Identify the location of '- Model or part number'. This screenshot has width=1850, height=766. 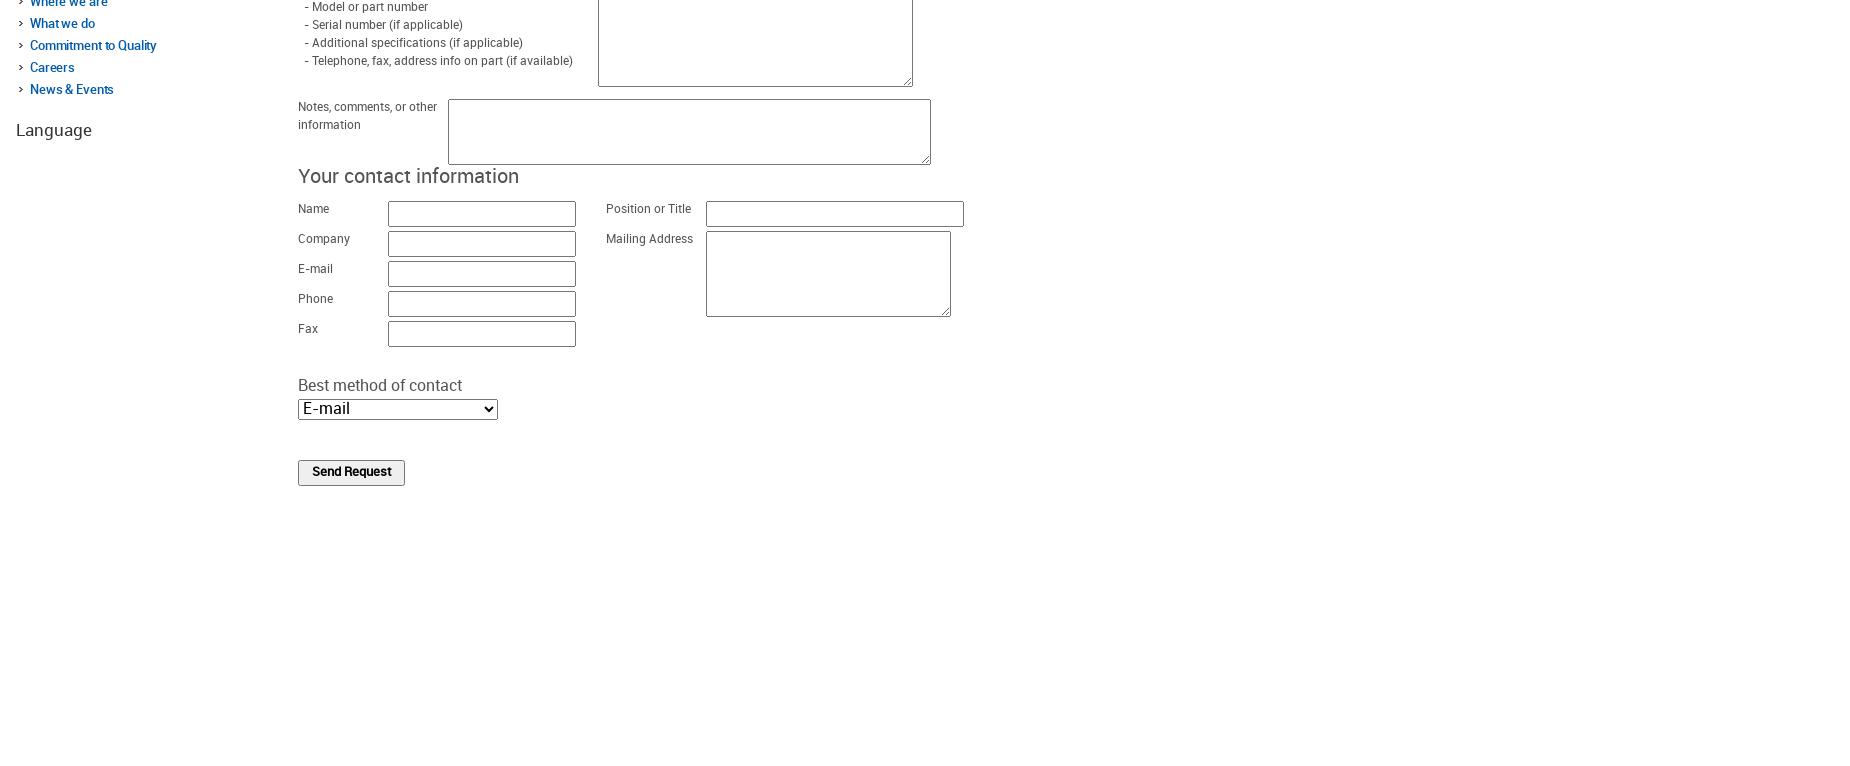
(361, 6).